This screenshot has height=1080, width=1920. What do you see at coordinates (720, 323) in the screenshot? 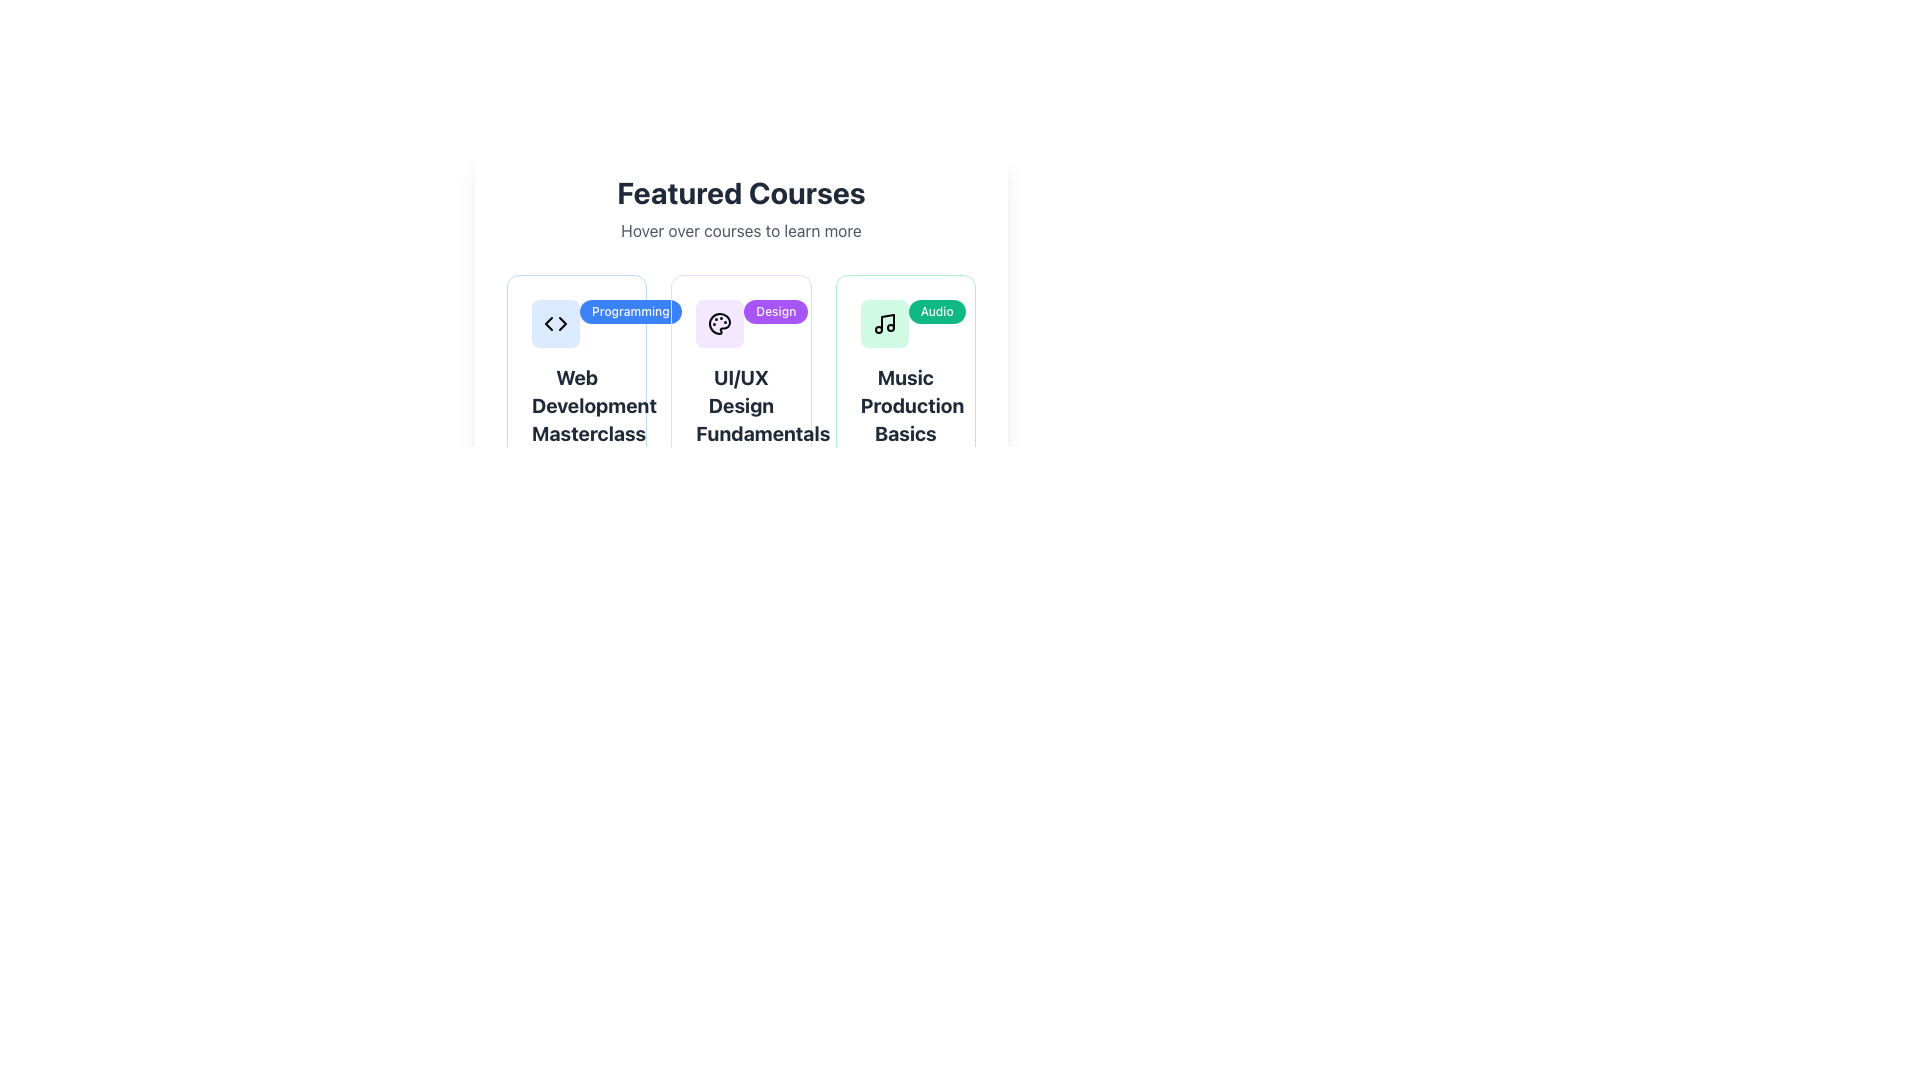
I see `the decorative SVG icon associated with the 'UI/UX Design Fundamentals' course, which provides visual context within the UI section` at bounding box center [720, 323].